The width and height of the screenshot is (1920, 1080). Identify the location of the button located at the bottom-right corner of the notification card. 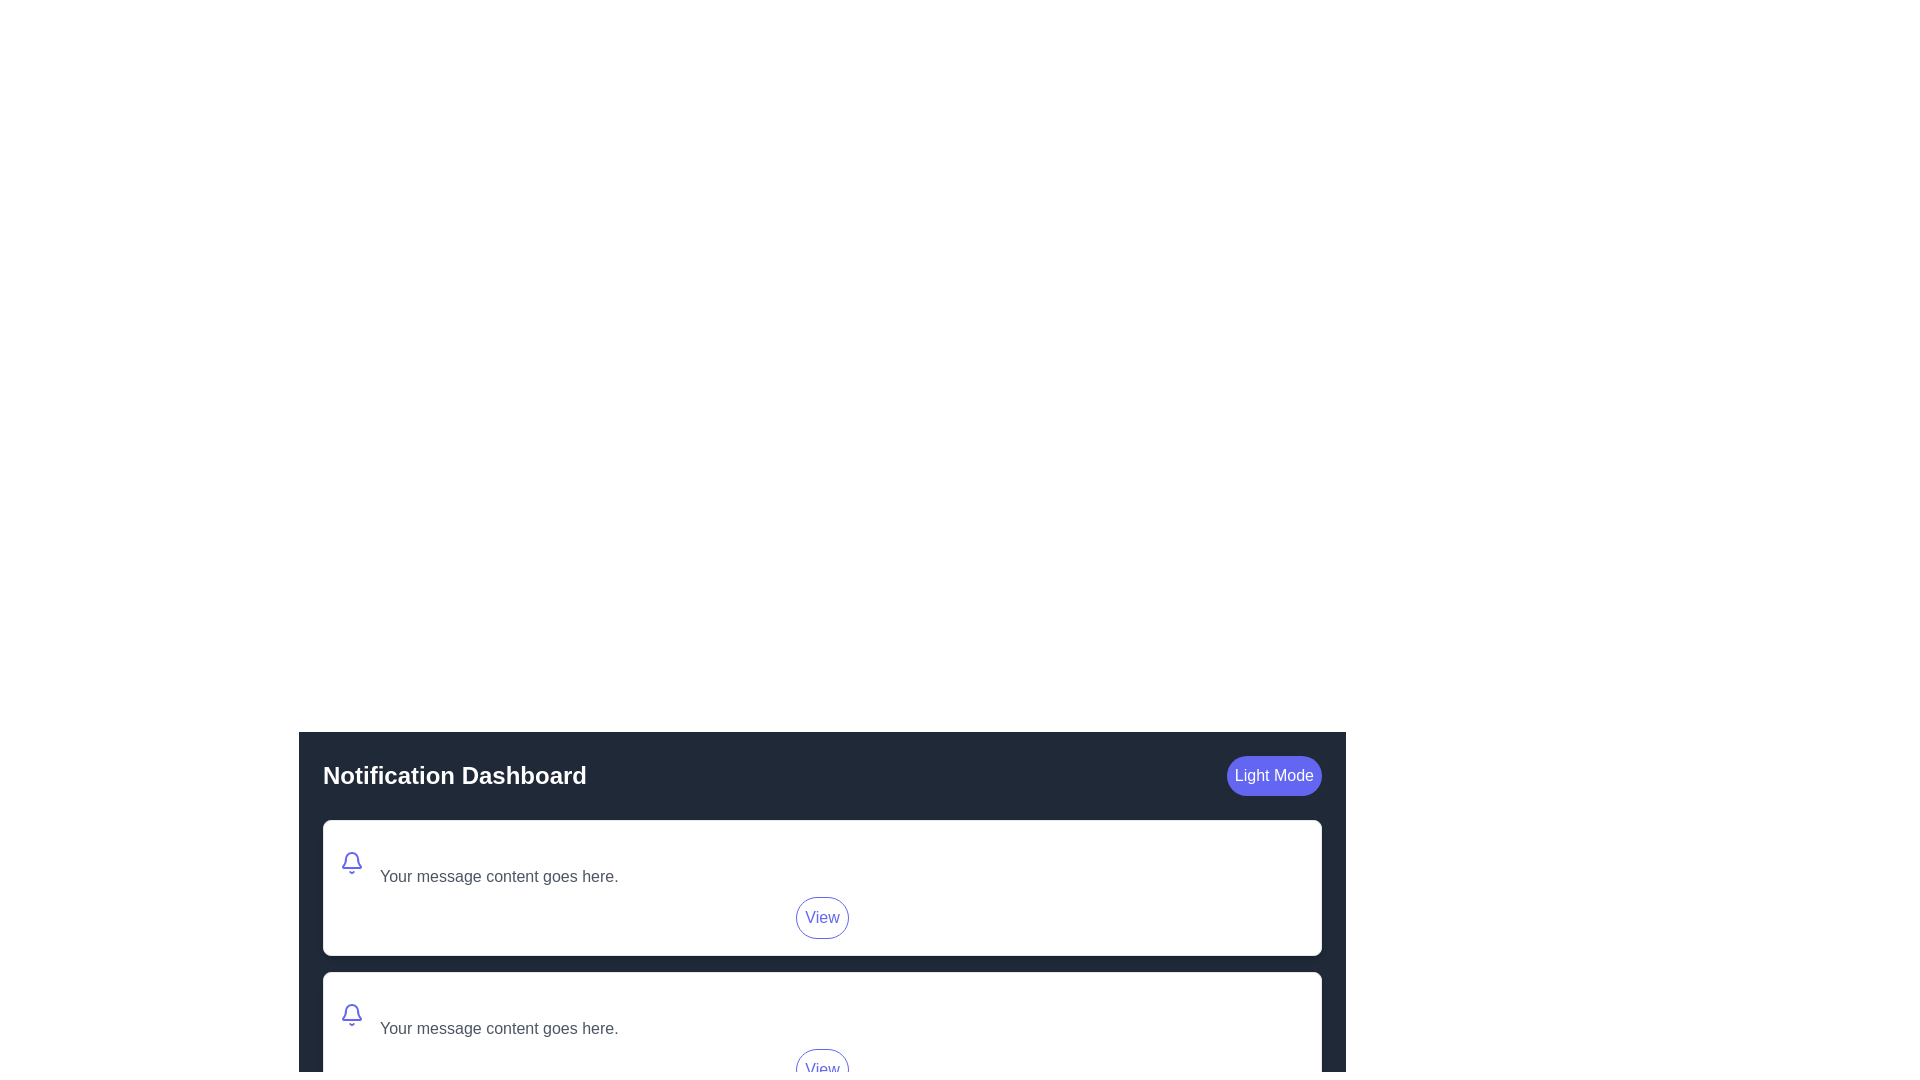
(822, 918).